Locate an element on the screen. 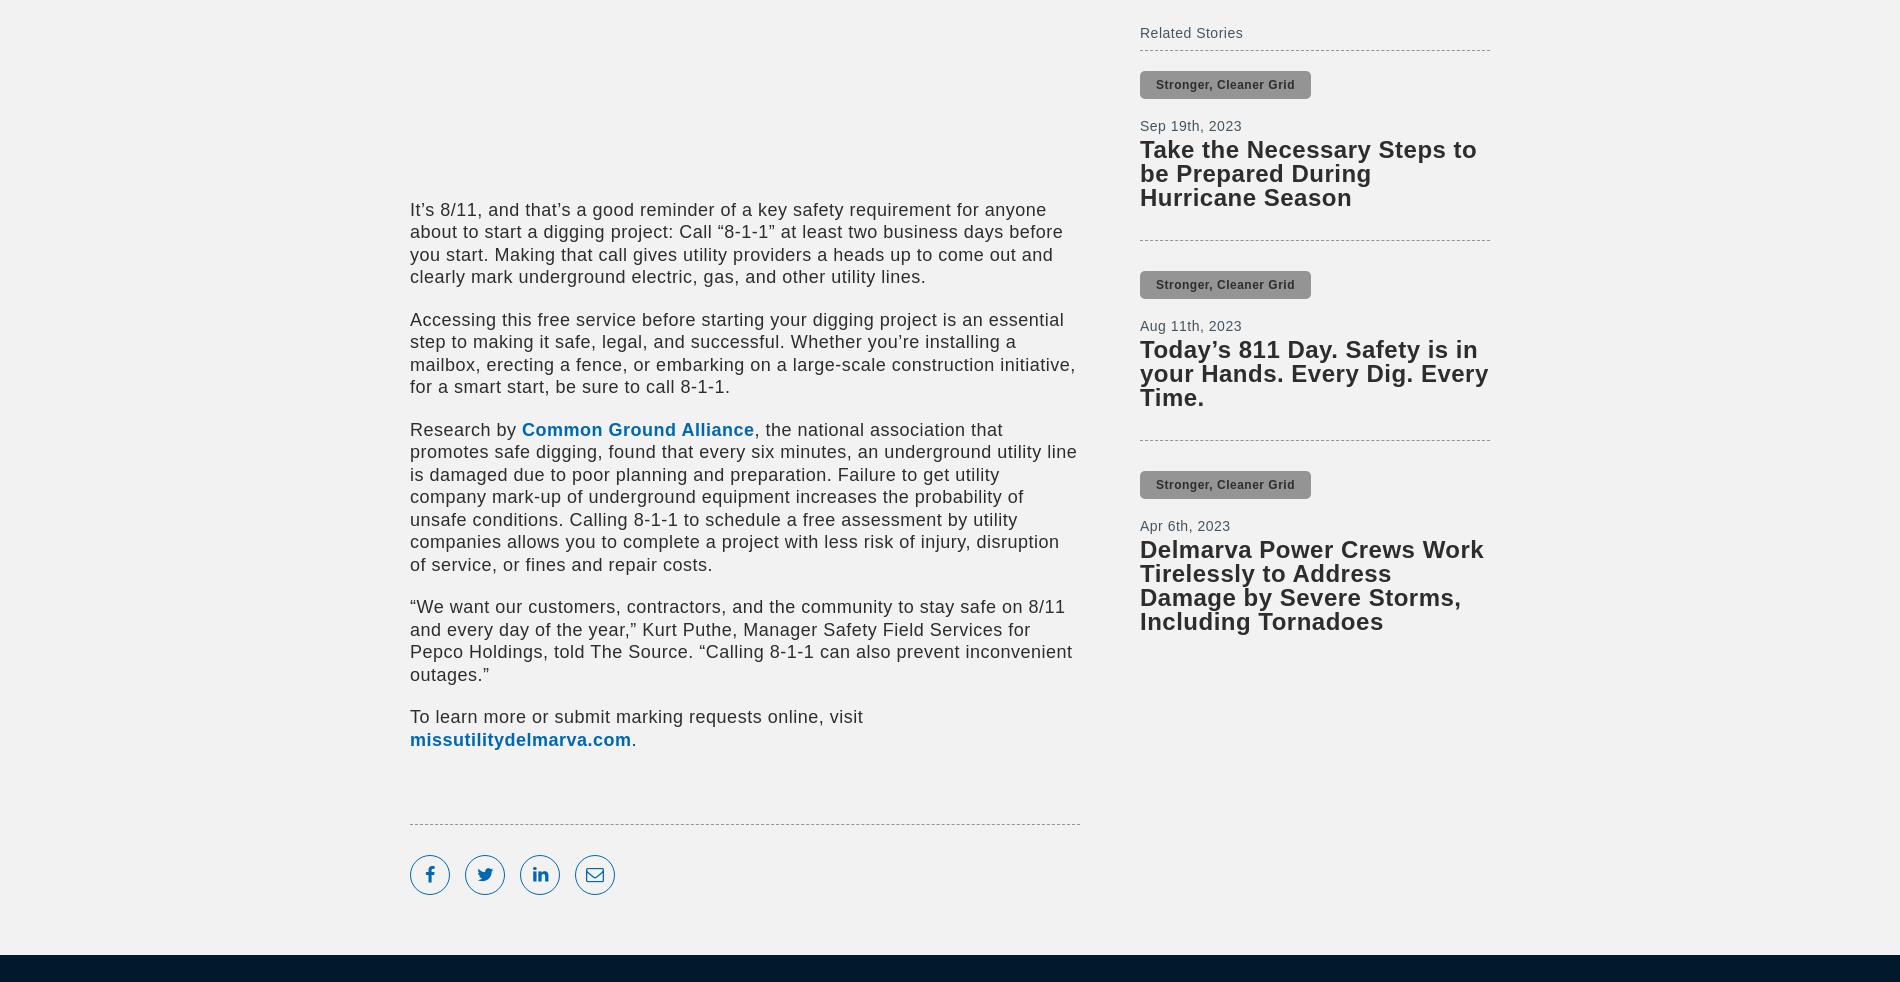 This screenshot has width=1900, height=982. 'Delmarva Power Crews Work Tirelessly to Address Damage by Severe Storms, Including Tornadoes' is located at coordinates (1140, 583).